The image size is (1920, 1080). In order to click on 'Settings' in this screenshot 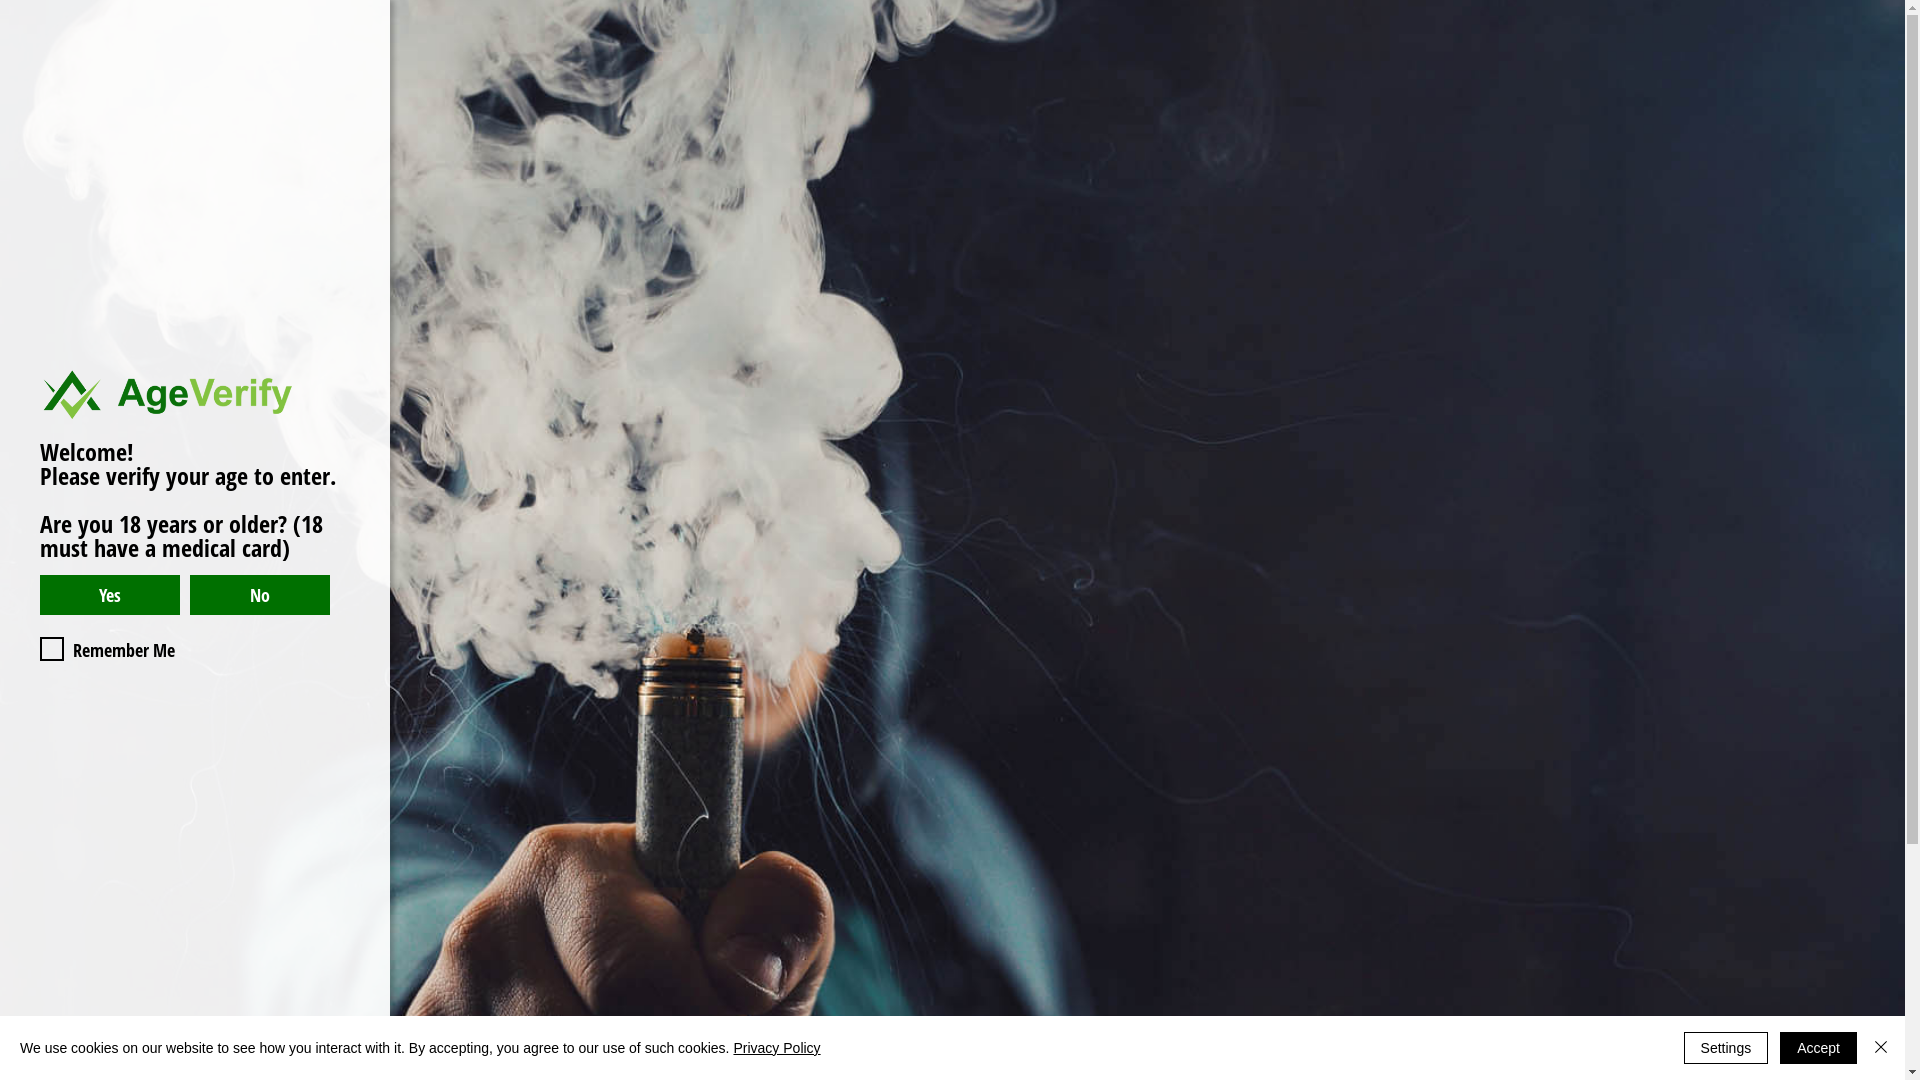, I will do `click(1725, 1047)`.